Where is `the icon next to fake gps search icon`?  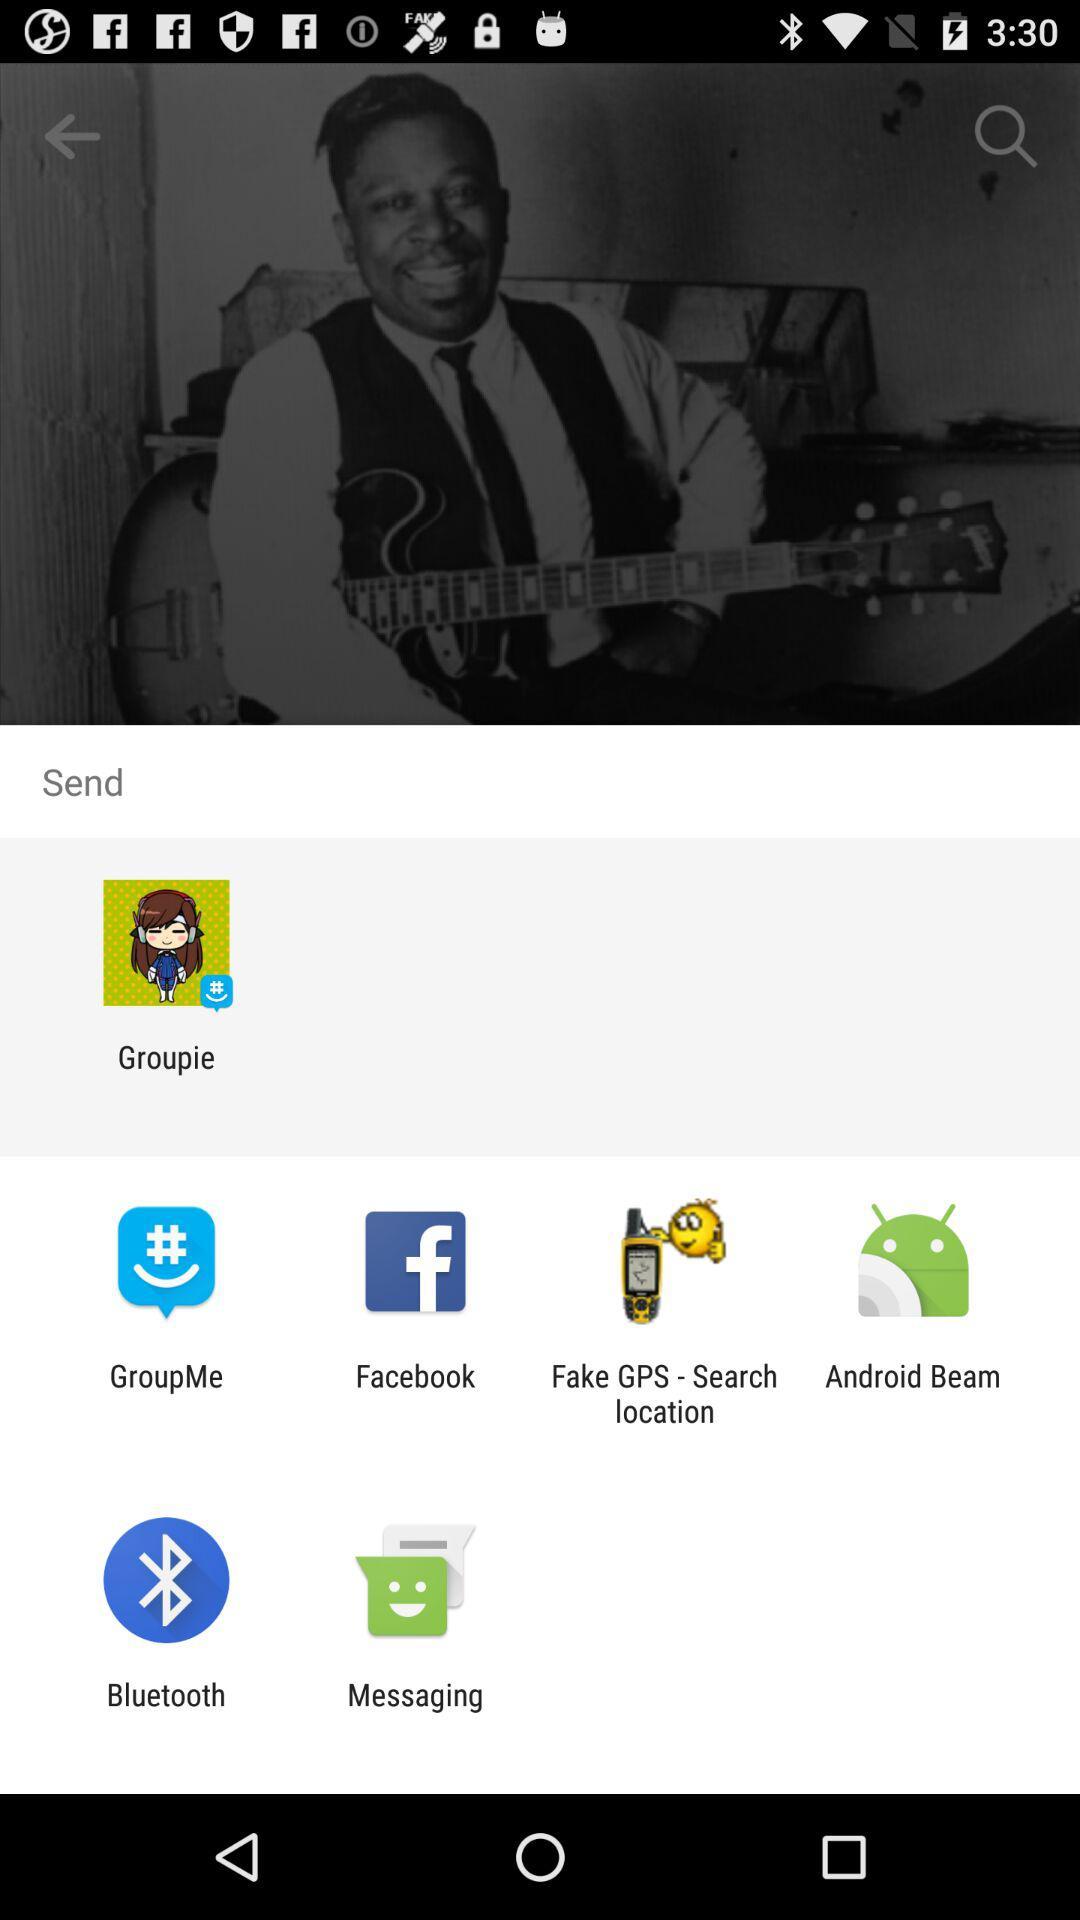
the icon next to fake gps search icon is located at coordinates (414, 1392).